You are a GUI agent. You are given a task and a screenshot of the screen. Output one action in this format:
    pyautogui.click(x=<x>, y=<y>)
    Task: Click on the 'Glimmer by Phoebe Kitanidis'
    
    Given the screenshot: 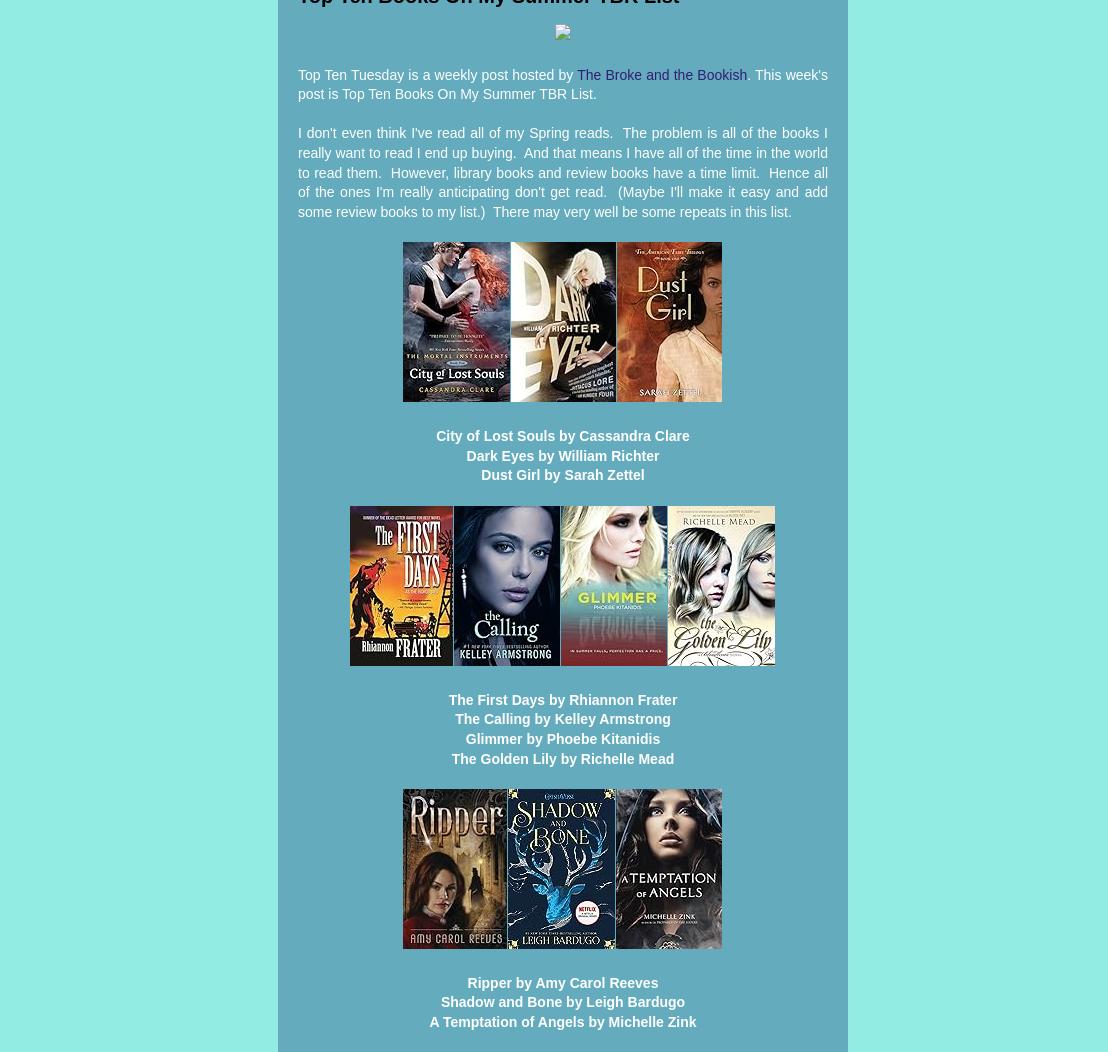 What is the action you would take?
    pyautogui.click(x=465, y=737)
    